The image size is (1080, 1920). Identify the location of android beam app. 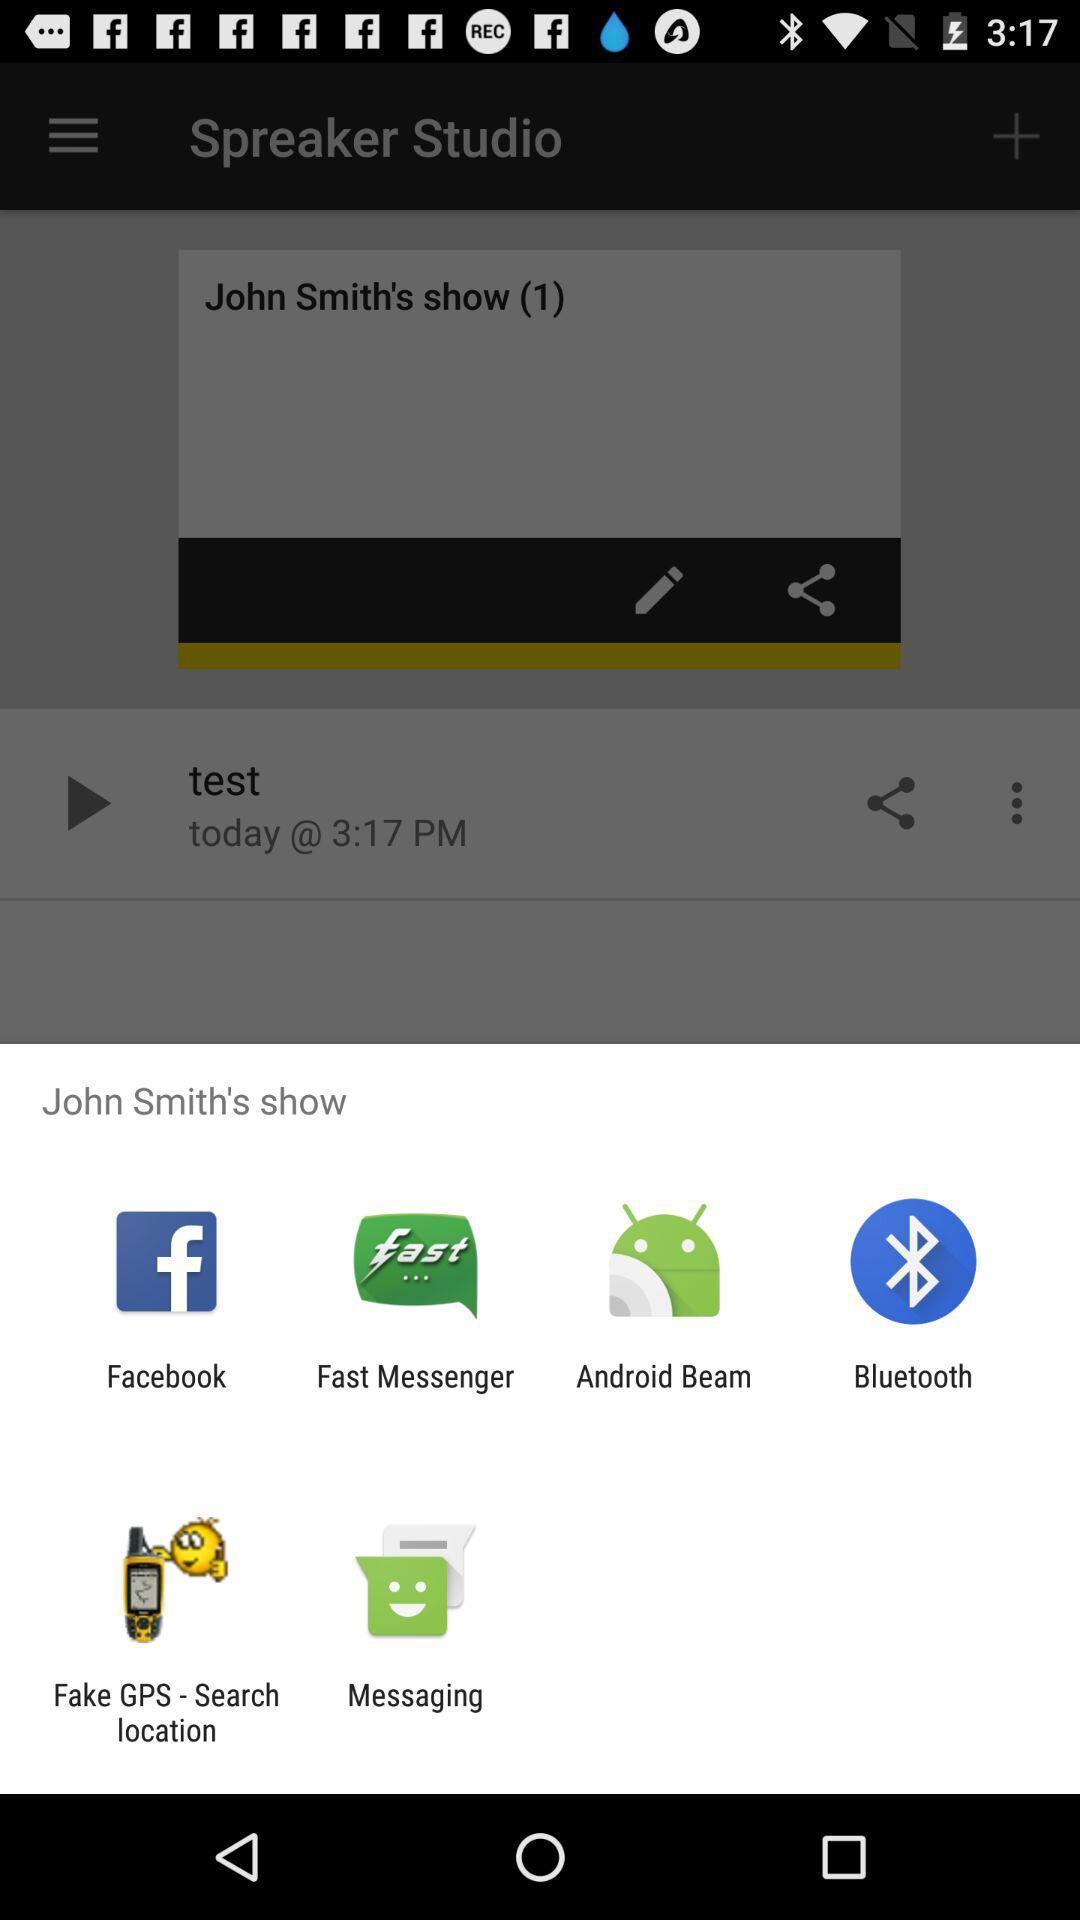
(664, 1392).